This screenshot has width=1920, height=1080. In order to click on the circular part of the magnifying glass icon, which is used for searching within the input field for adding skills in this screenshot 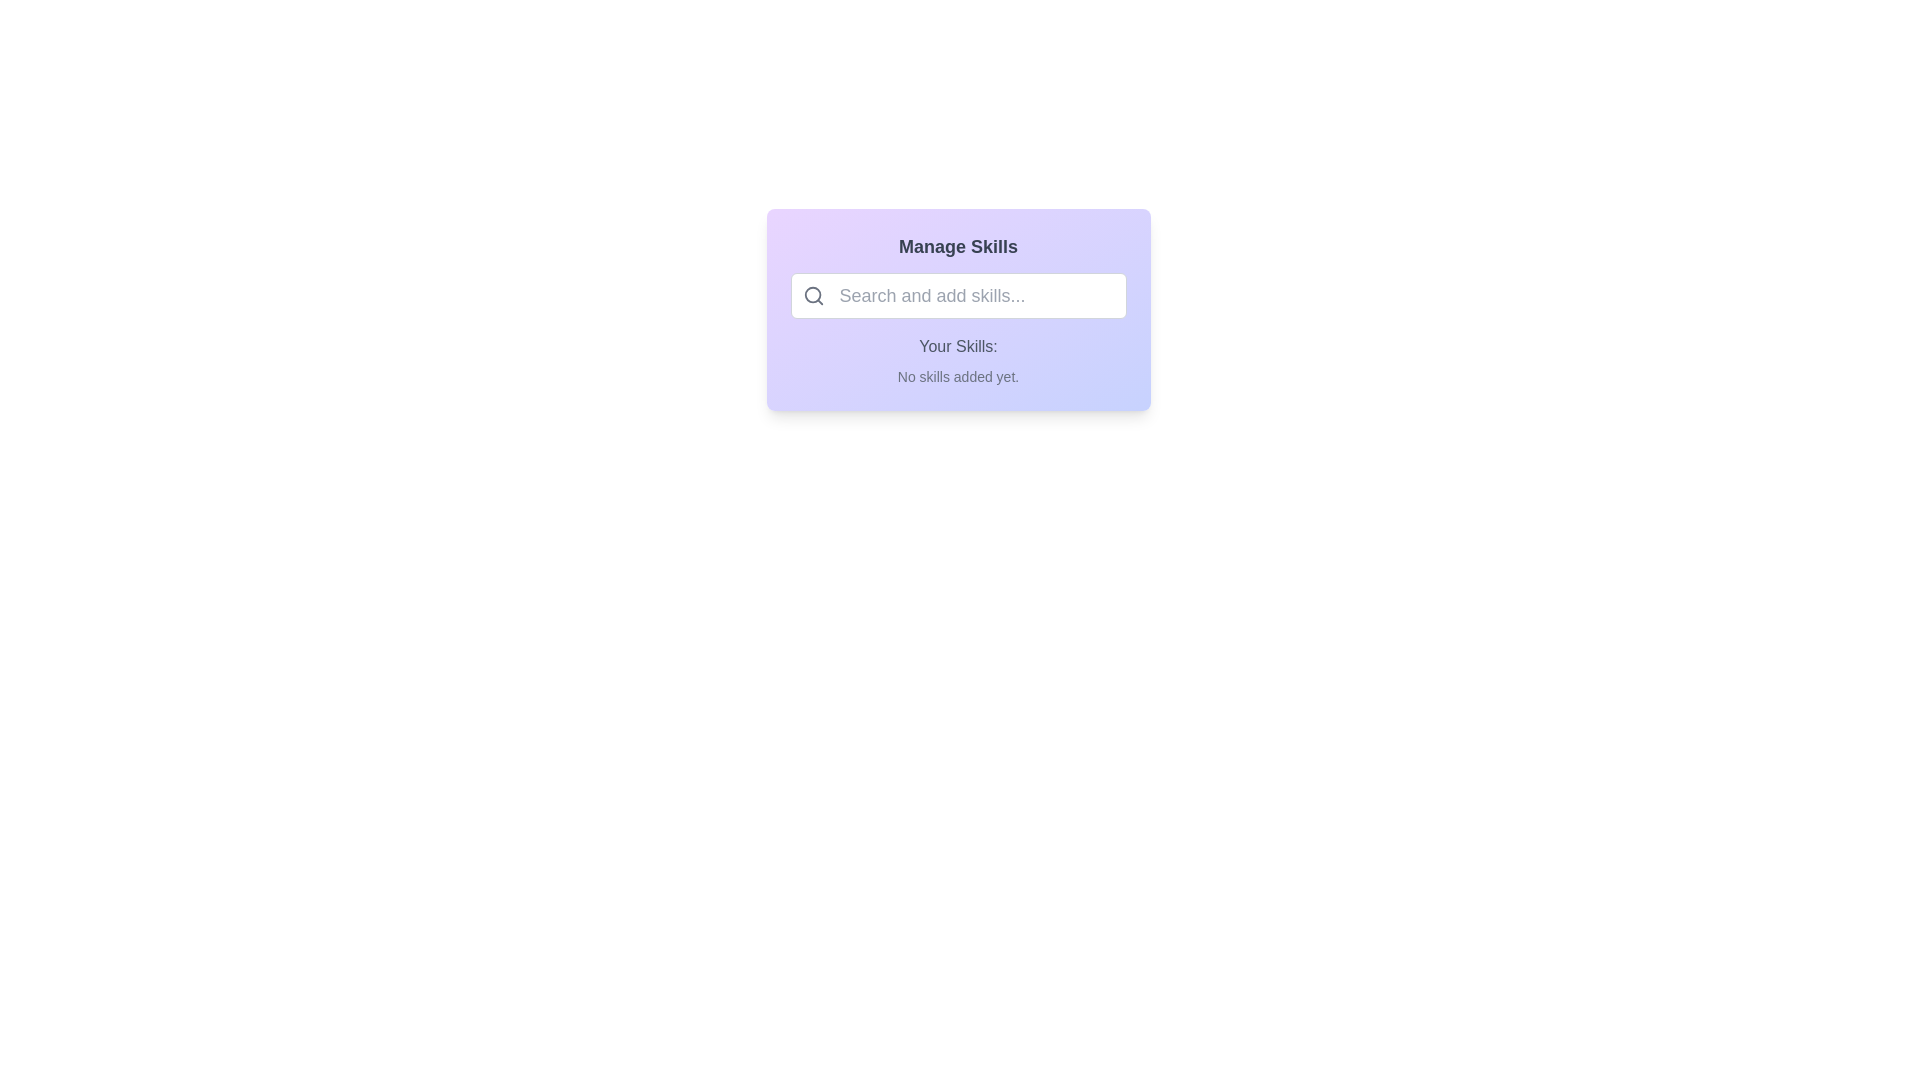, I will do `click(812, 295)`.